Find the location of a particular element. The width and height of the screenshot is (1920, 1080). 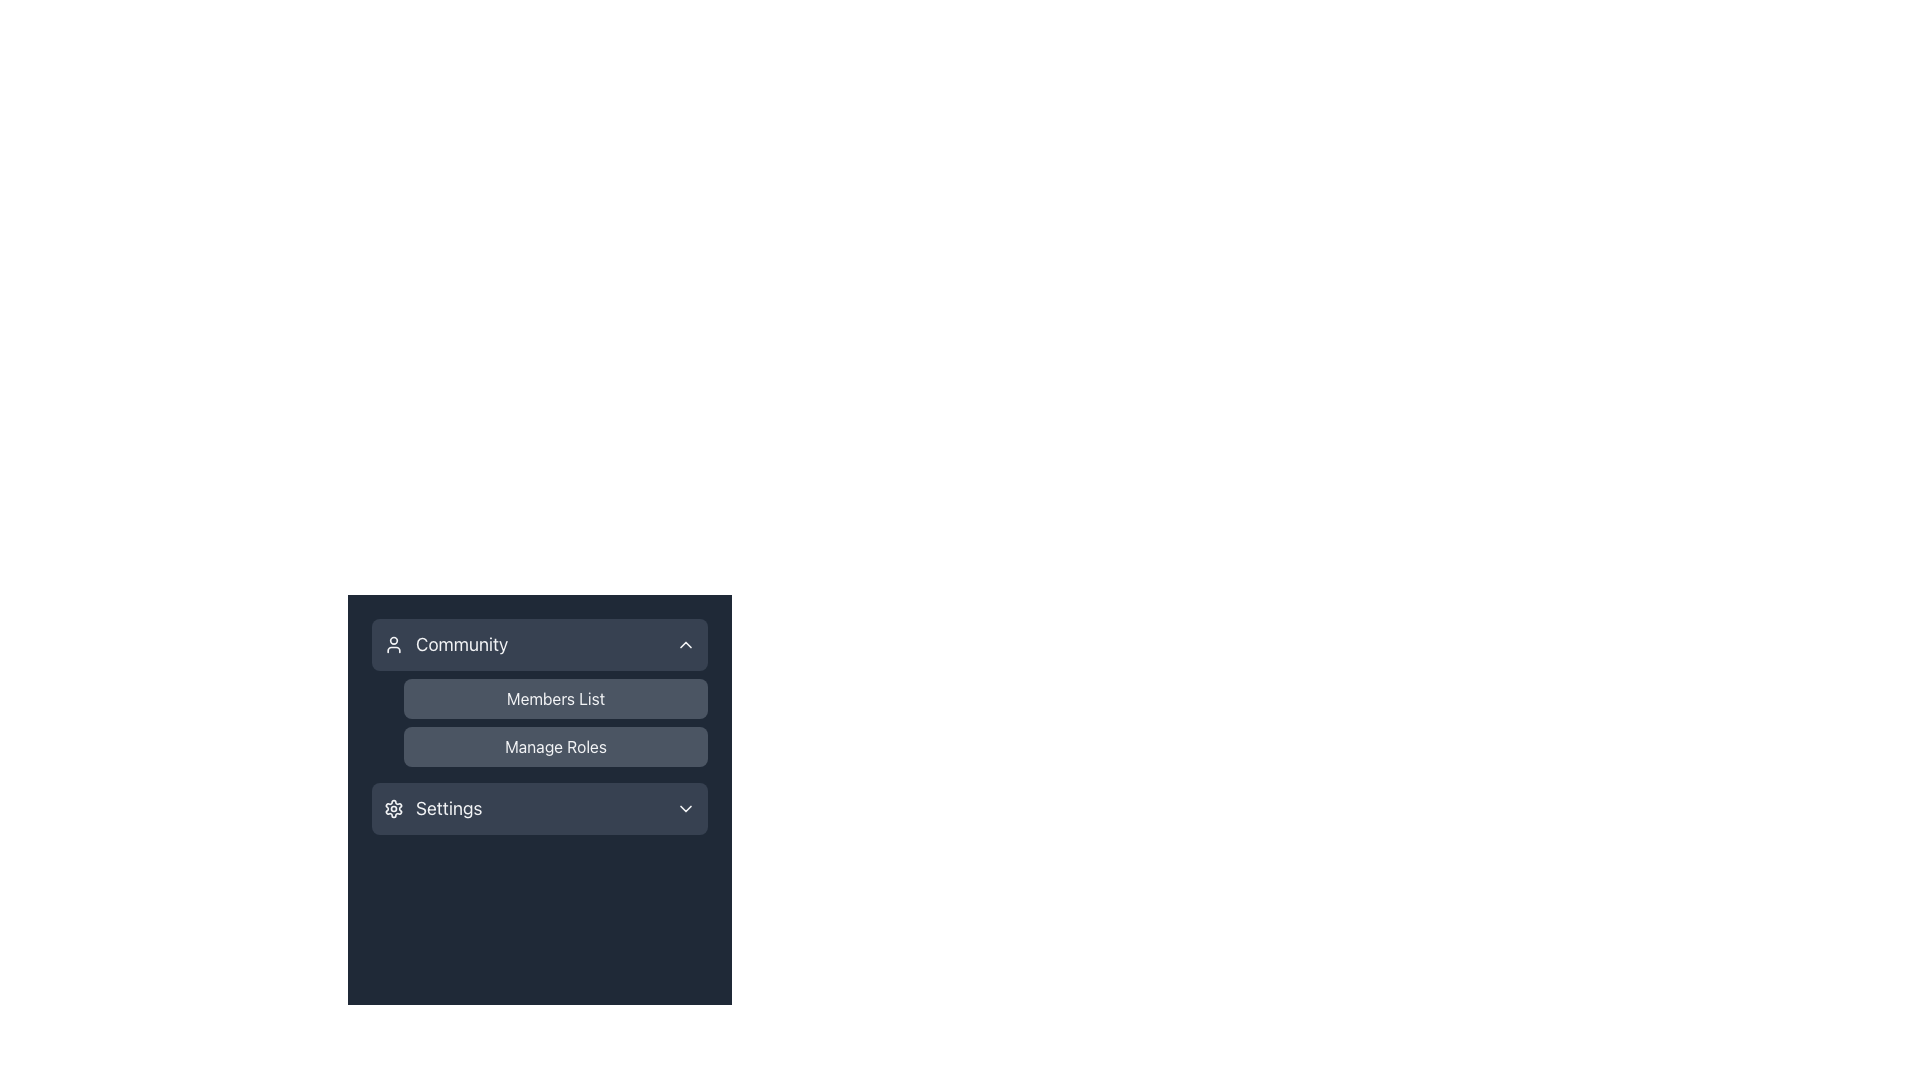

the Community icon located in the upper left corner of the Community header section in the sidebar, which is positioned to the left of the text 'Community' is located at coordinates (393, 644).